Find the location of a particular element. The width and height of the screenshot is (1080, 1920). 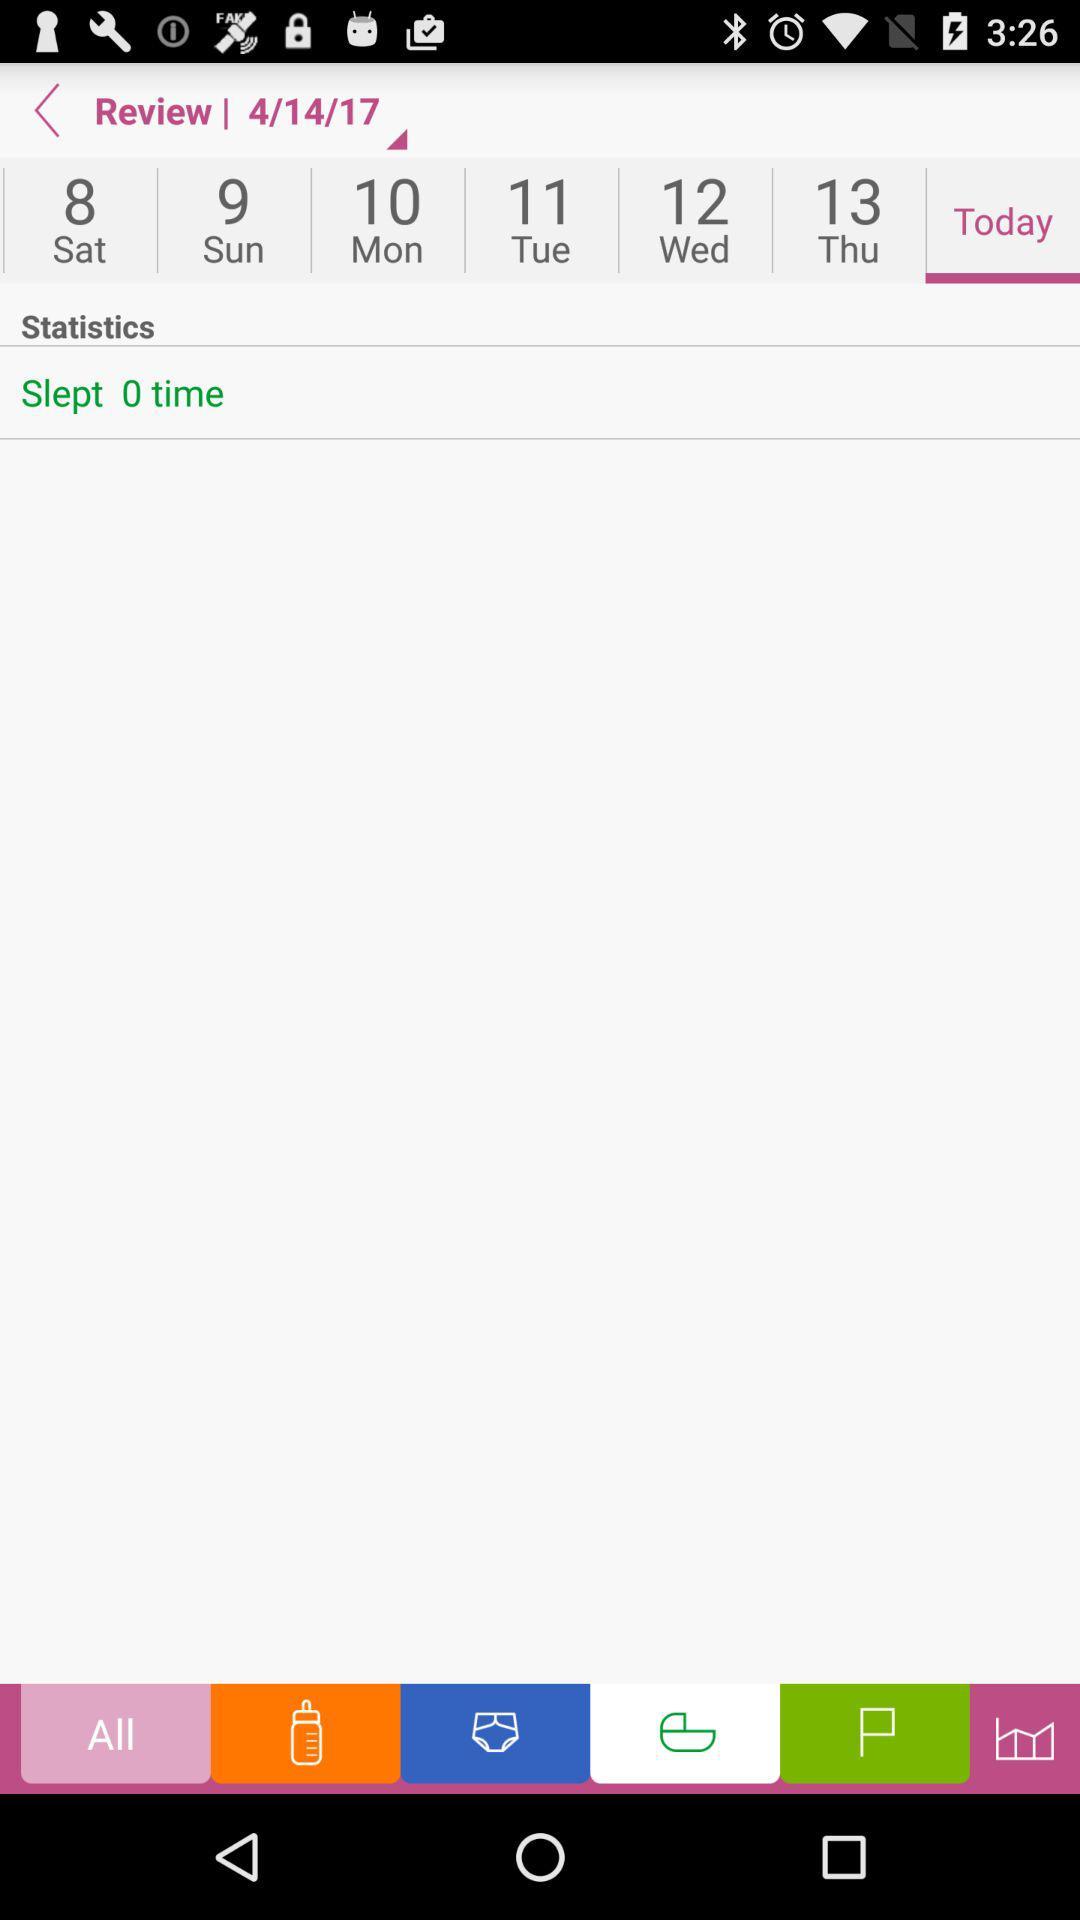

the sleep category is located at coordinates (684, 1737).